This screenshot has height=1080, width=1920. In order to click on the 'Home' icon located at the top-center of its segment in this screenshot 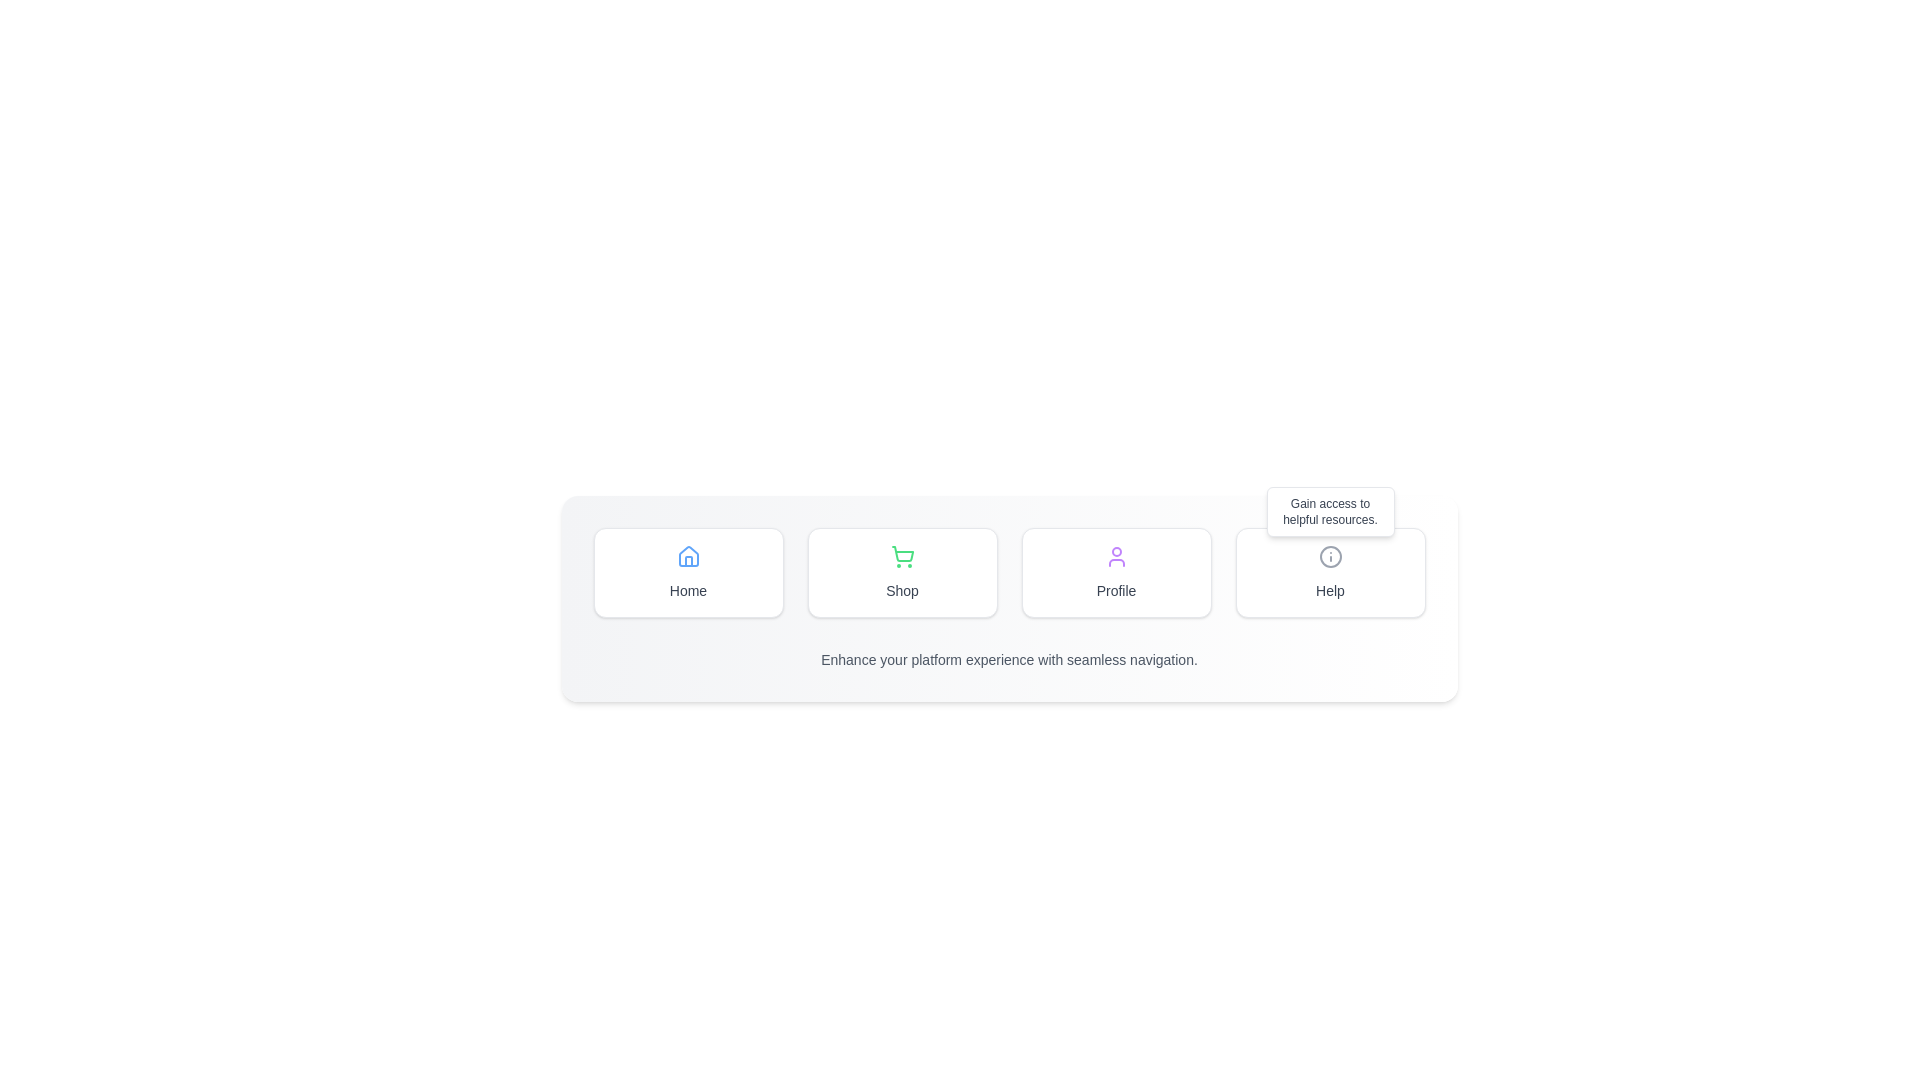, I will do `click(688, 556)`.